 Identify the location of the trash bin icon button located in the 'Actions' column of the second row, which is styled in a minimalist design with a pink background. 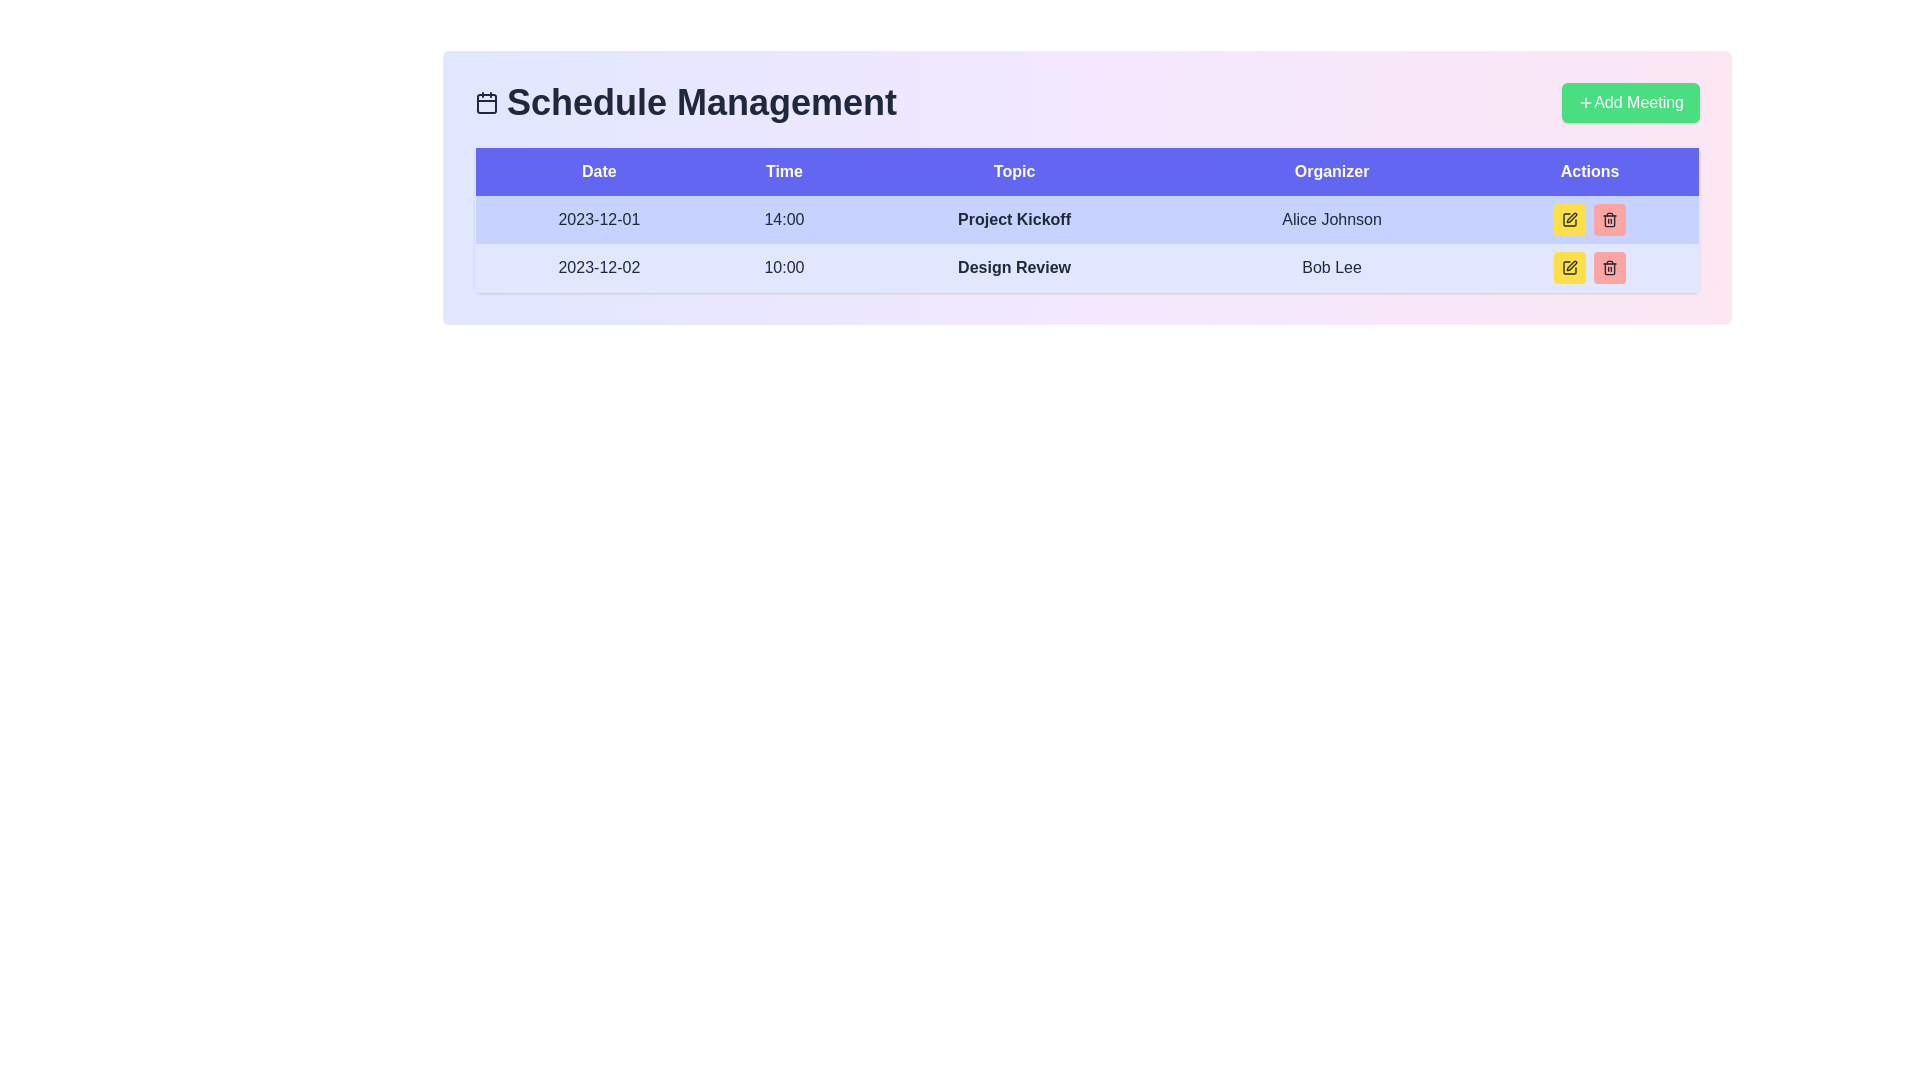
(1610, 219).